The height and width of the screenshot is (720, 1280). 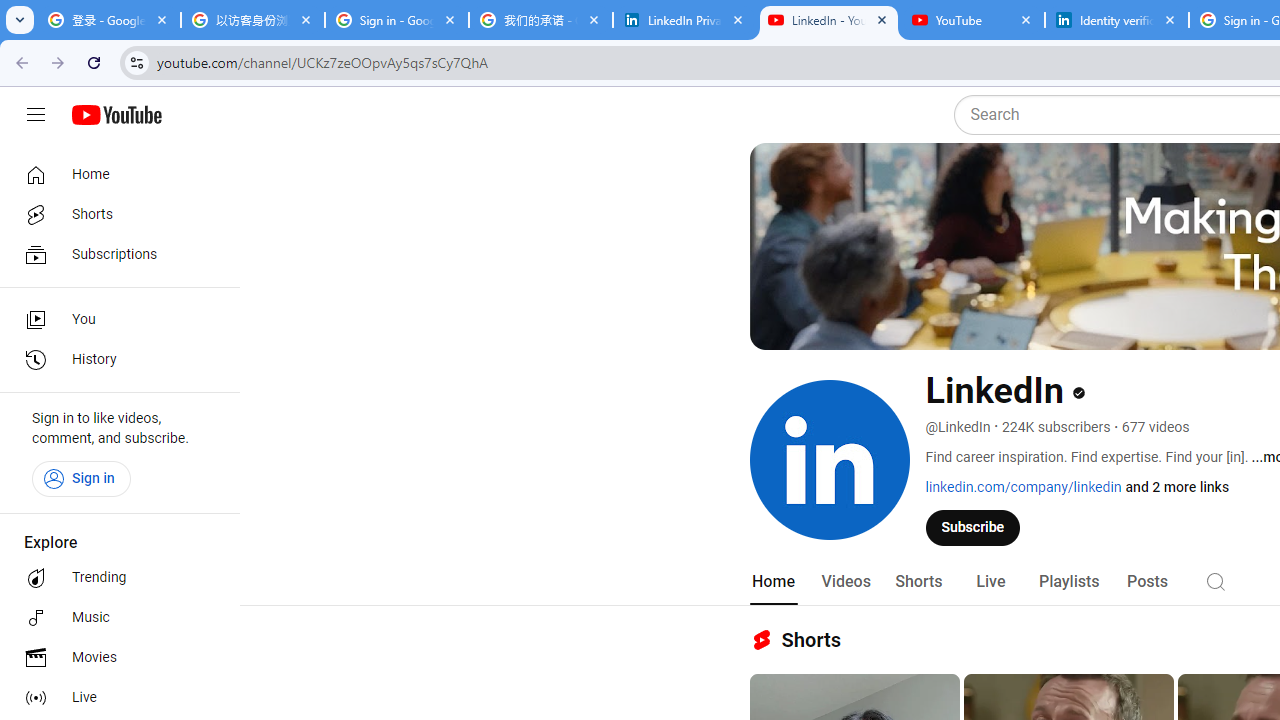 What do you see at coordinates (93, 61) in the screenshot?
I see `'Reload'` at bounding box center [93, 61].